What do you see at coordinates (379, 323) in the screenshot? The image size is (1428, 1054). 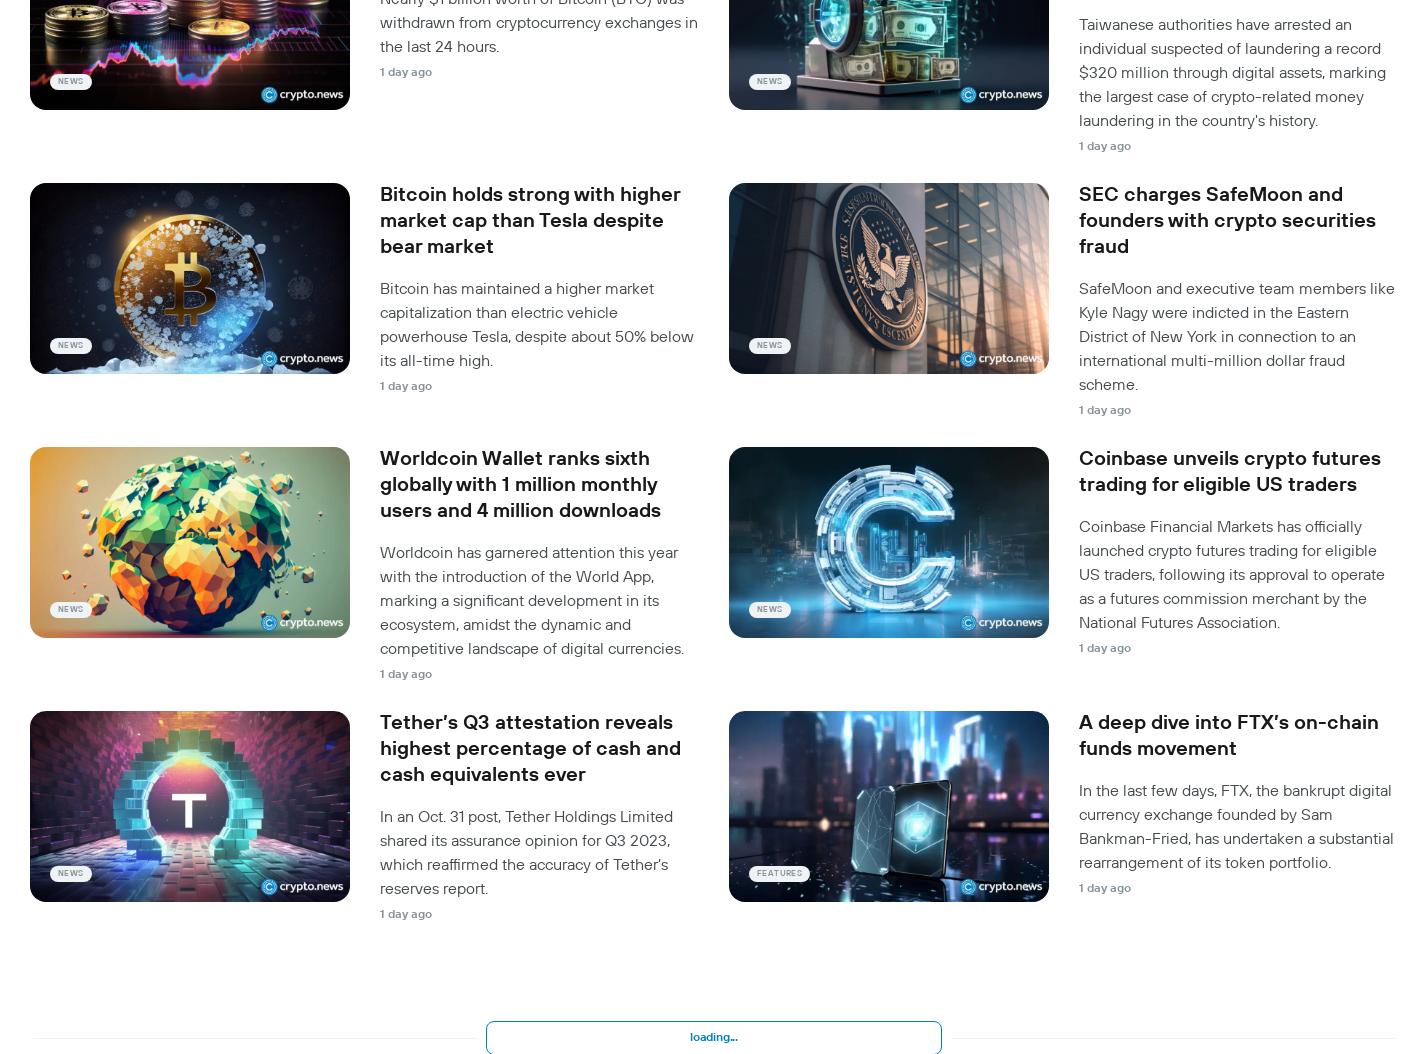 I see `'Bitcoin has maintained a higher market capitalization than electric vehicle powerhouse Tesla, despite about 50% below its all-time high.'` at bounding box center [379, 323].